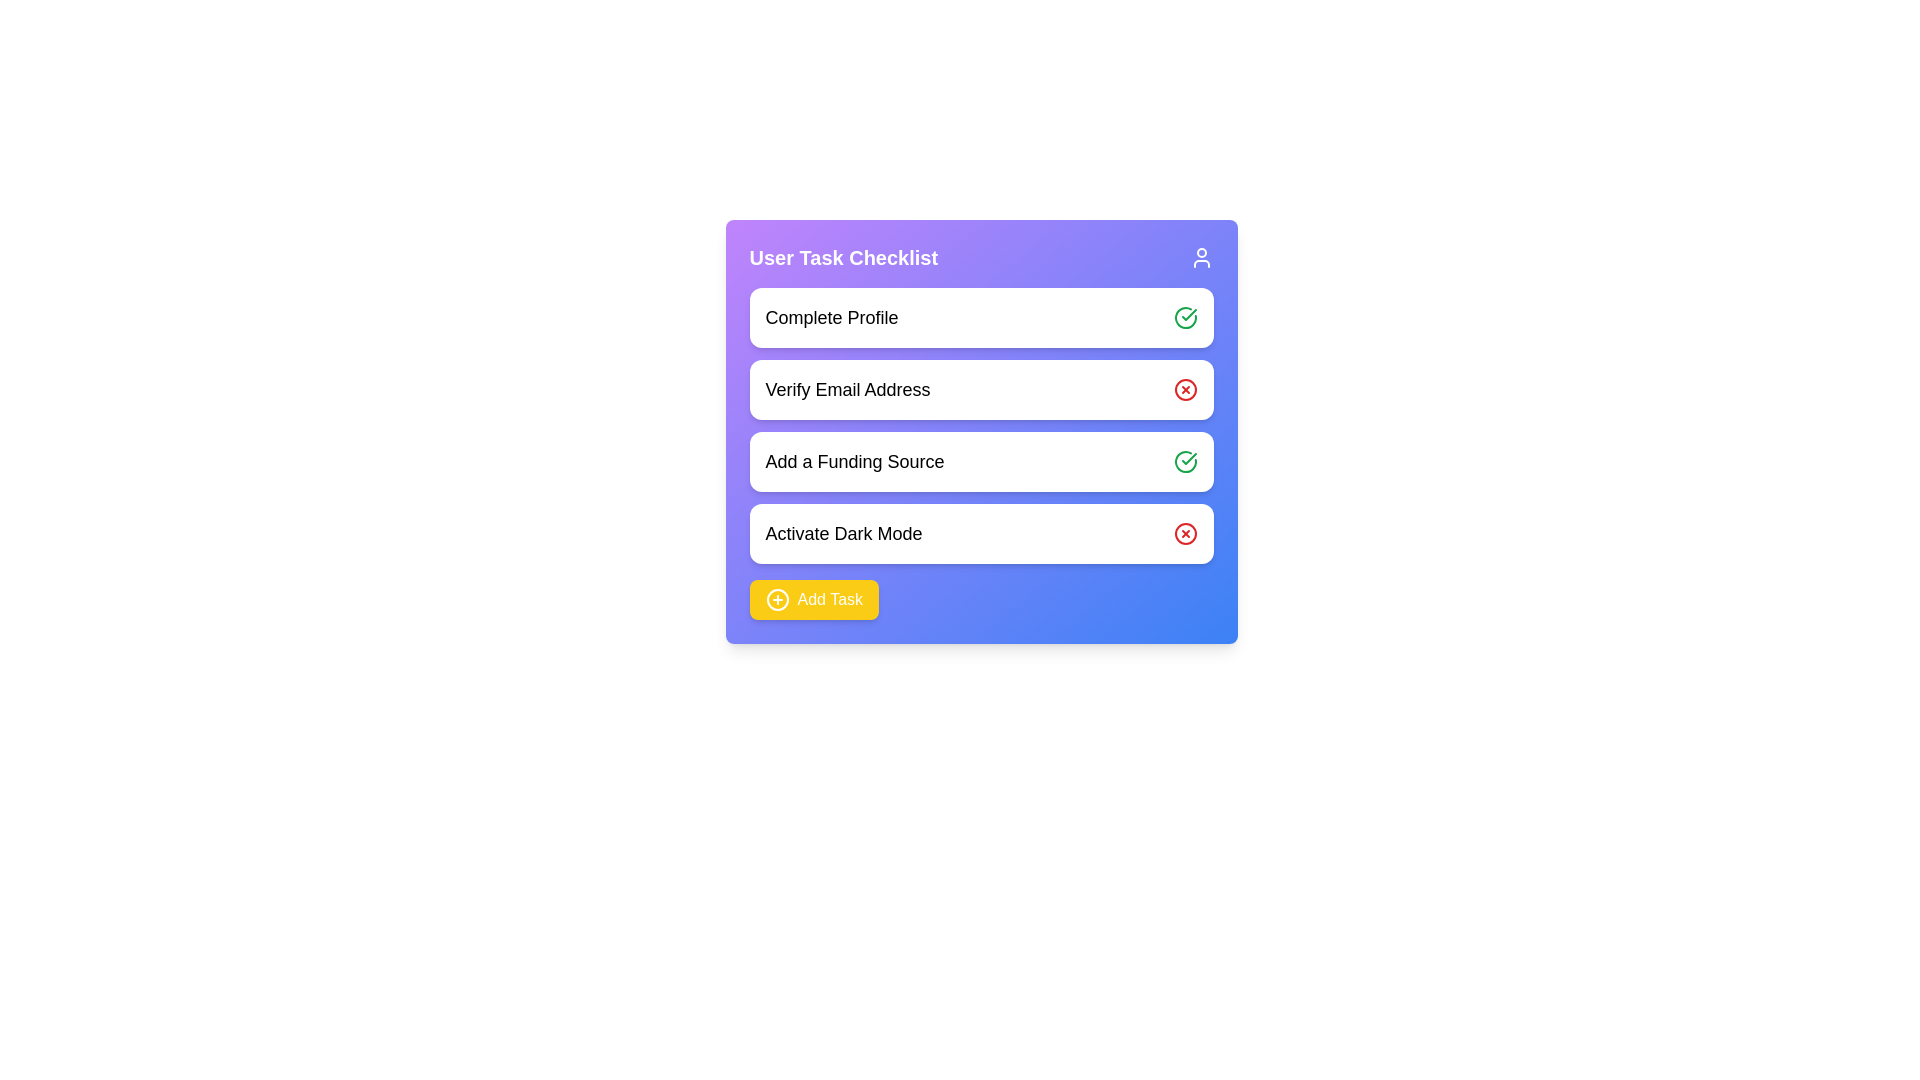  What do you see at coordinates (848, 389) in the screenshot?
I see `the static text label that identifies the task 'Verify Email Address', which is the second item in a vertical checklist and is positioned between 'Complete Profile' and 'Add a Funding Source'` at bounding box center [848, 389].